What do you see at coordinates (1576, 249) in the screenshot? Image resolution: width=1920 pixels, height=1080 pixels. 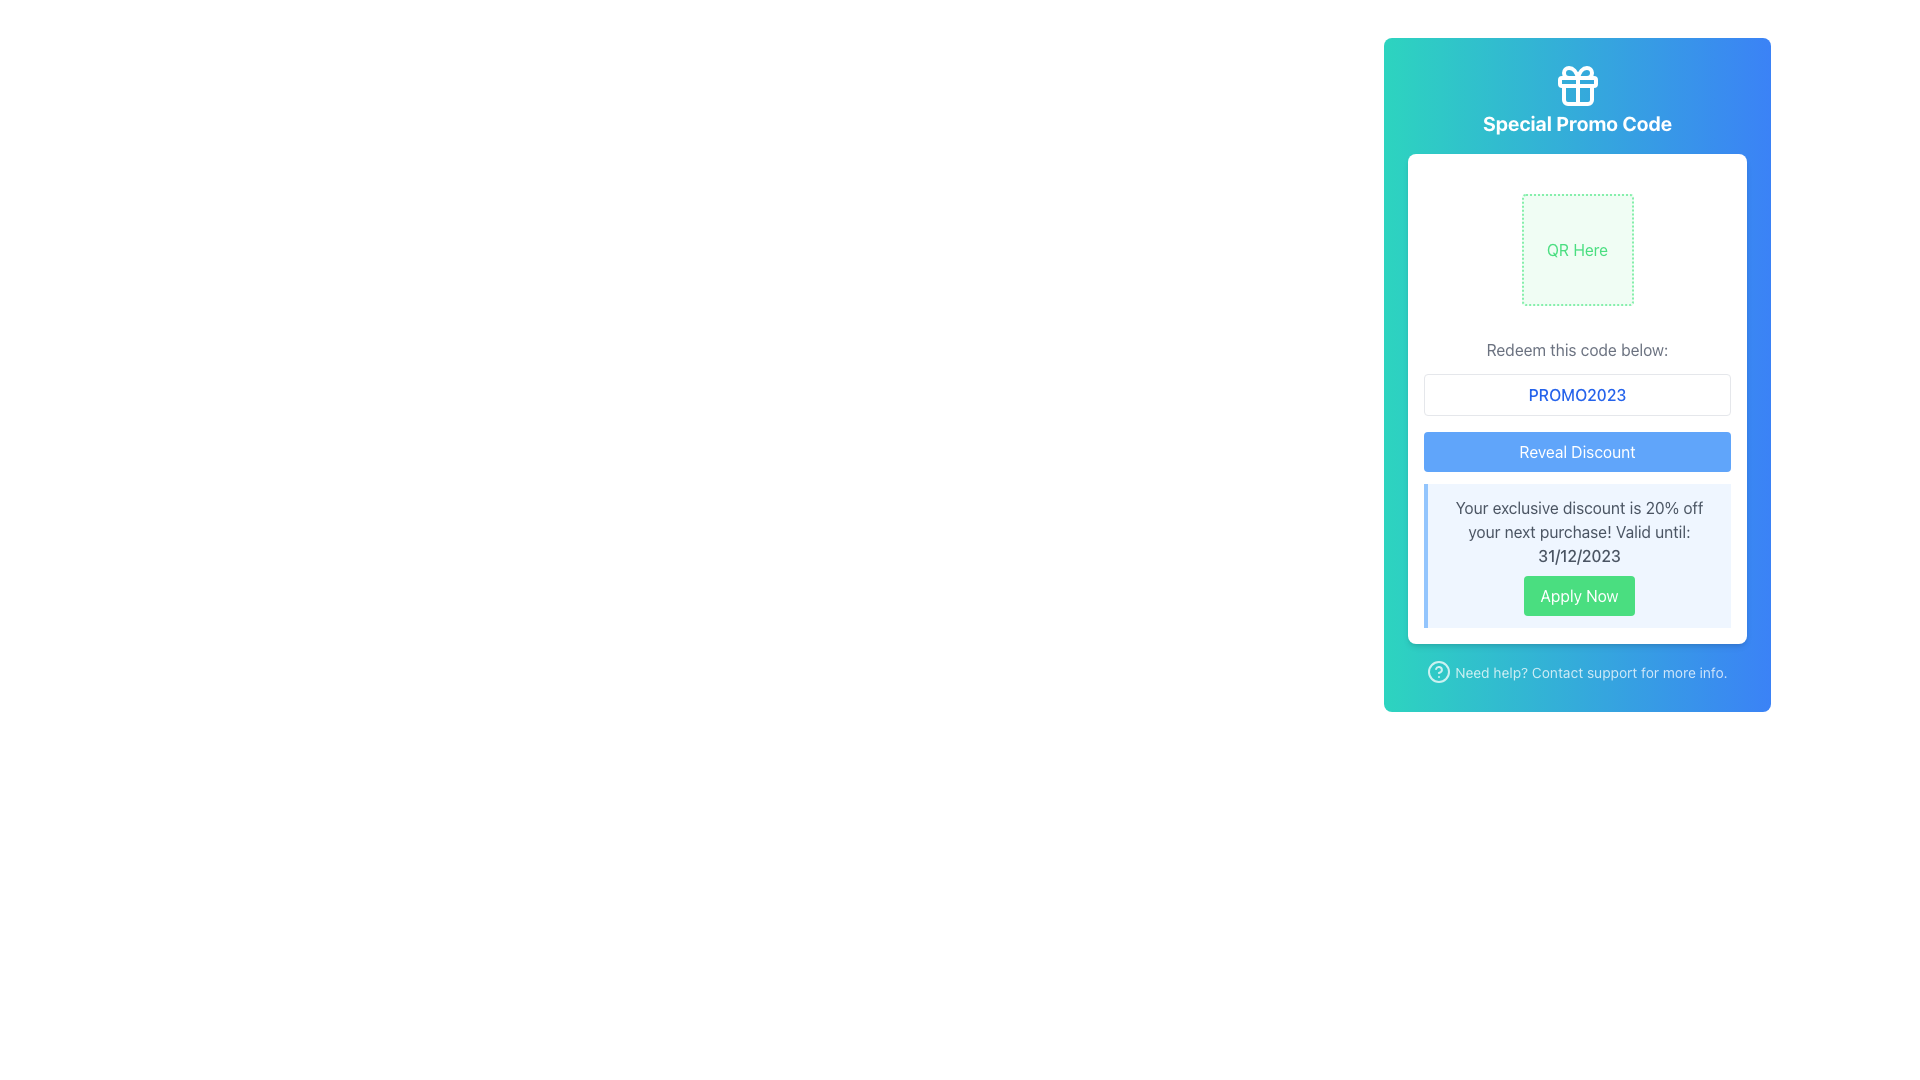 I see `the text label displaying 'QR Here' in bright green font, which is centered inside a light green rounded box with a dotted border` at bounding box center [1576, 249].